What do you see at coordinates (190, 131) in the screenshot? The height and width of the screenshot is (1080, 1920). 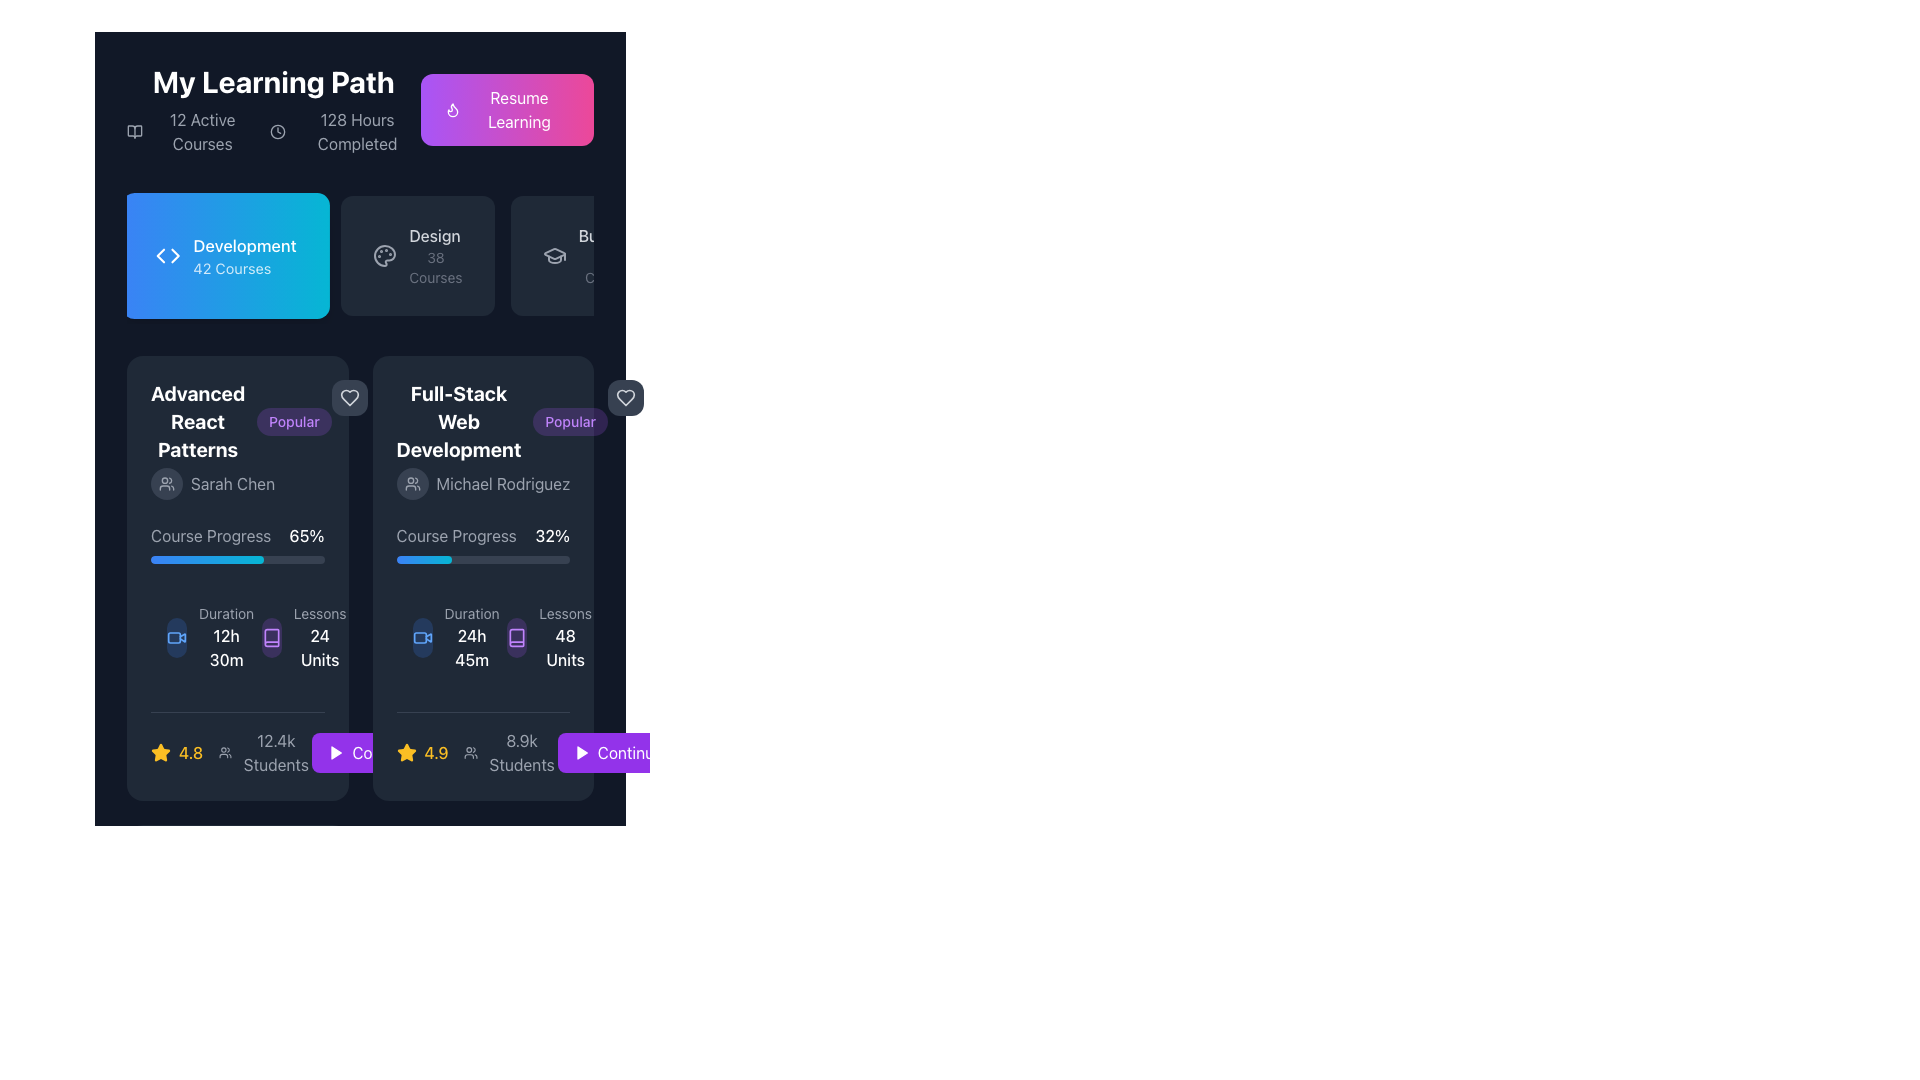 I see `summary of active courses, which is the Text with icon located at the upper segment of the visible content, to the left of the '128 Hours Completed' text` at bounding box center [190, 131].